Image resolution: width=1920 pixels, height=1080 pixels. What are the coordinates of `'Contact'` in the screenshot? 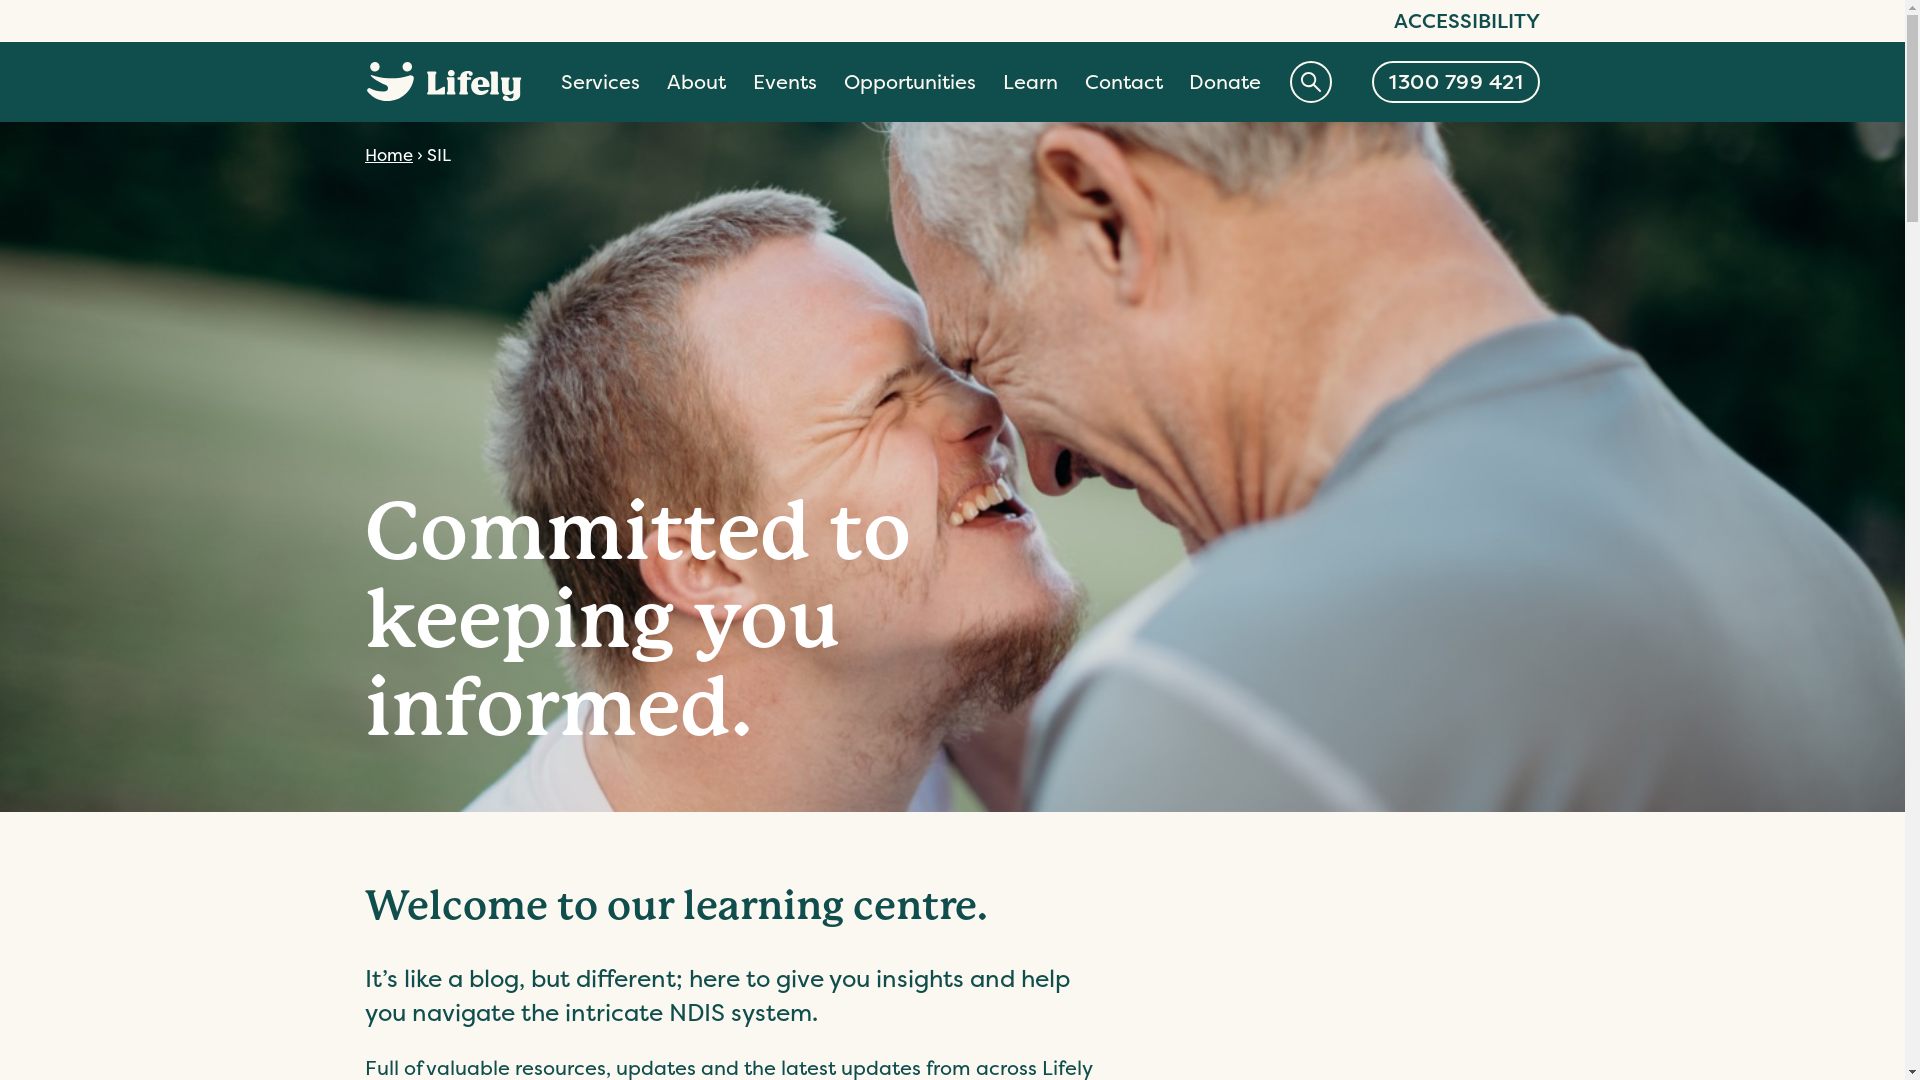 It's located at (1123, 82).